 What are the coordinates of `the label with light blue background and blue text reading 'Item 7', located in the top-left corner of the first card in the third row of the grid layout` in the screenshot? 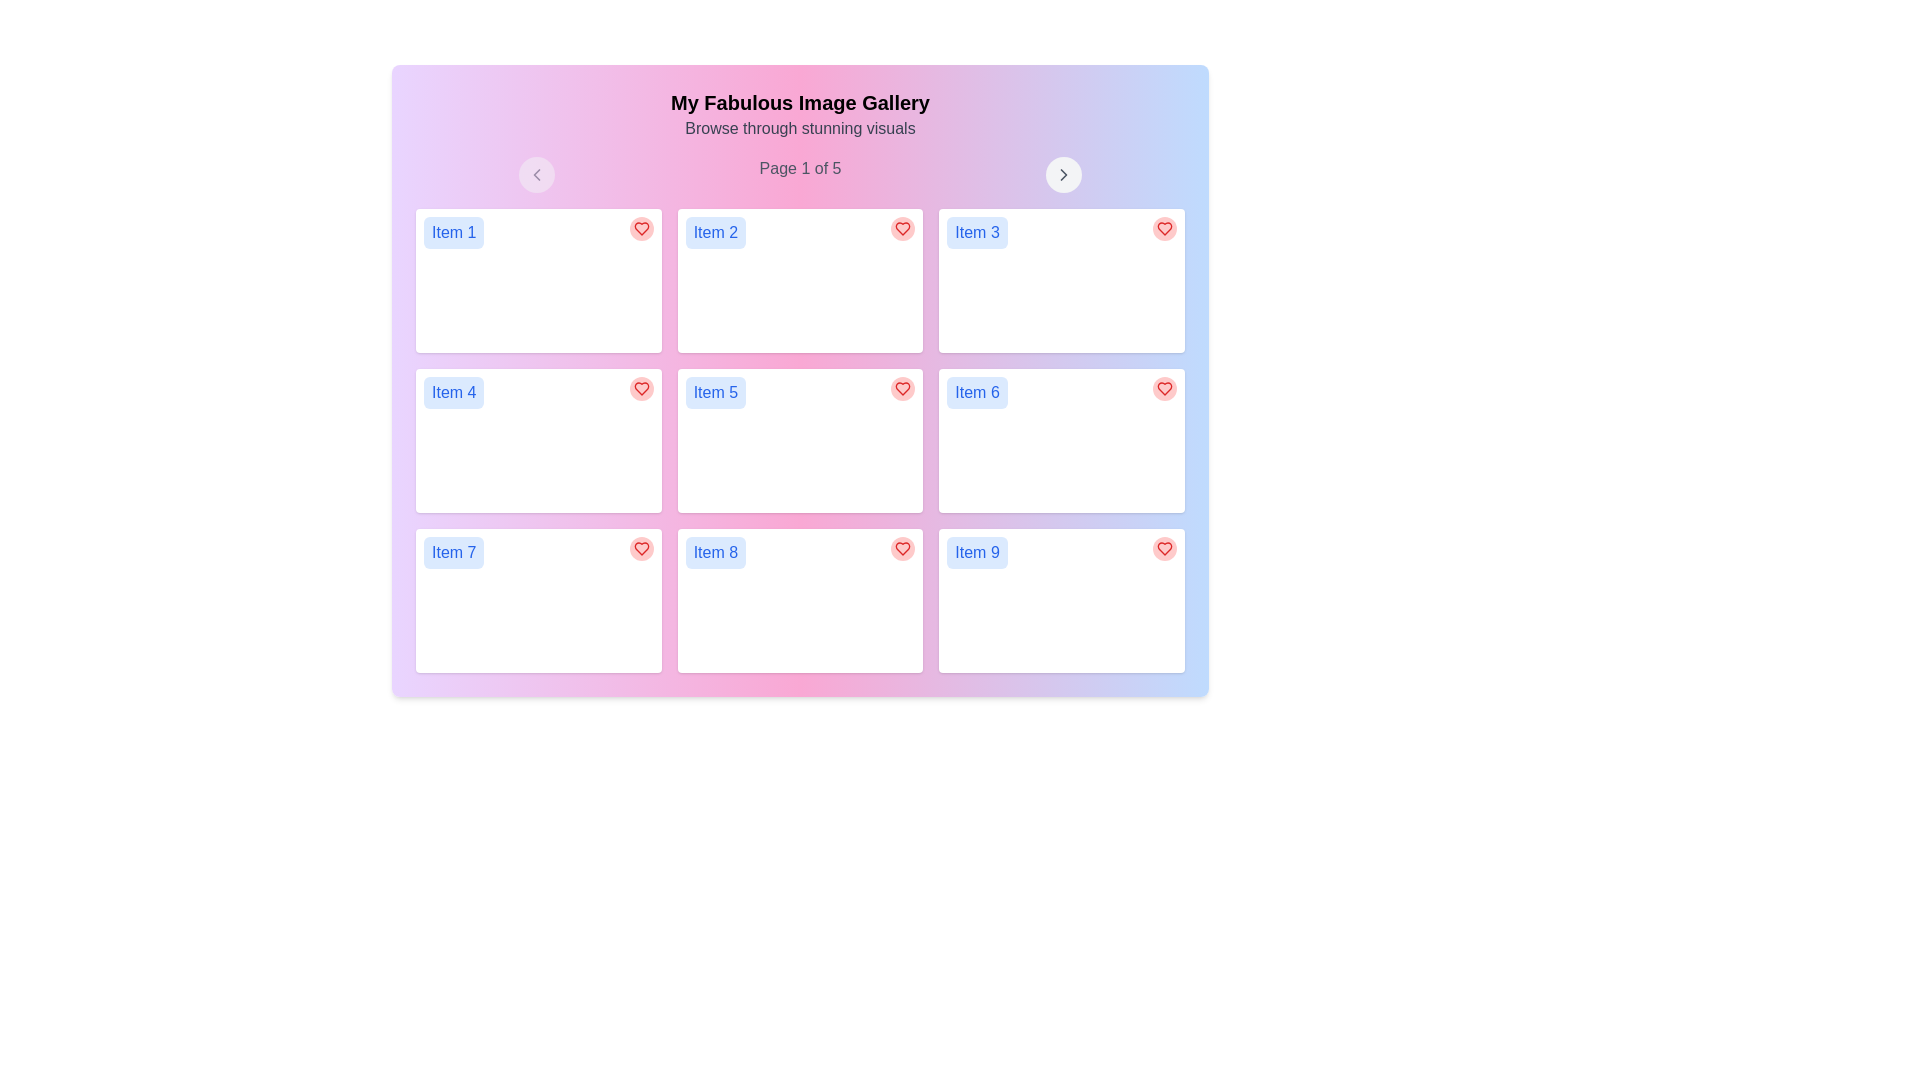 It's located at (453, 552).